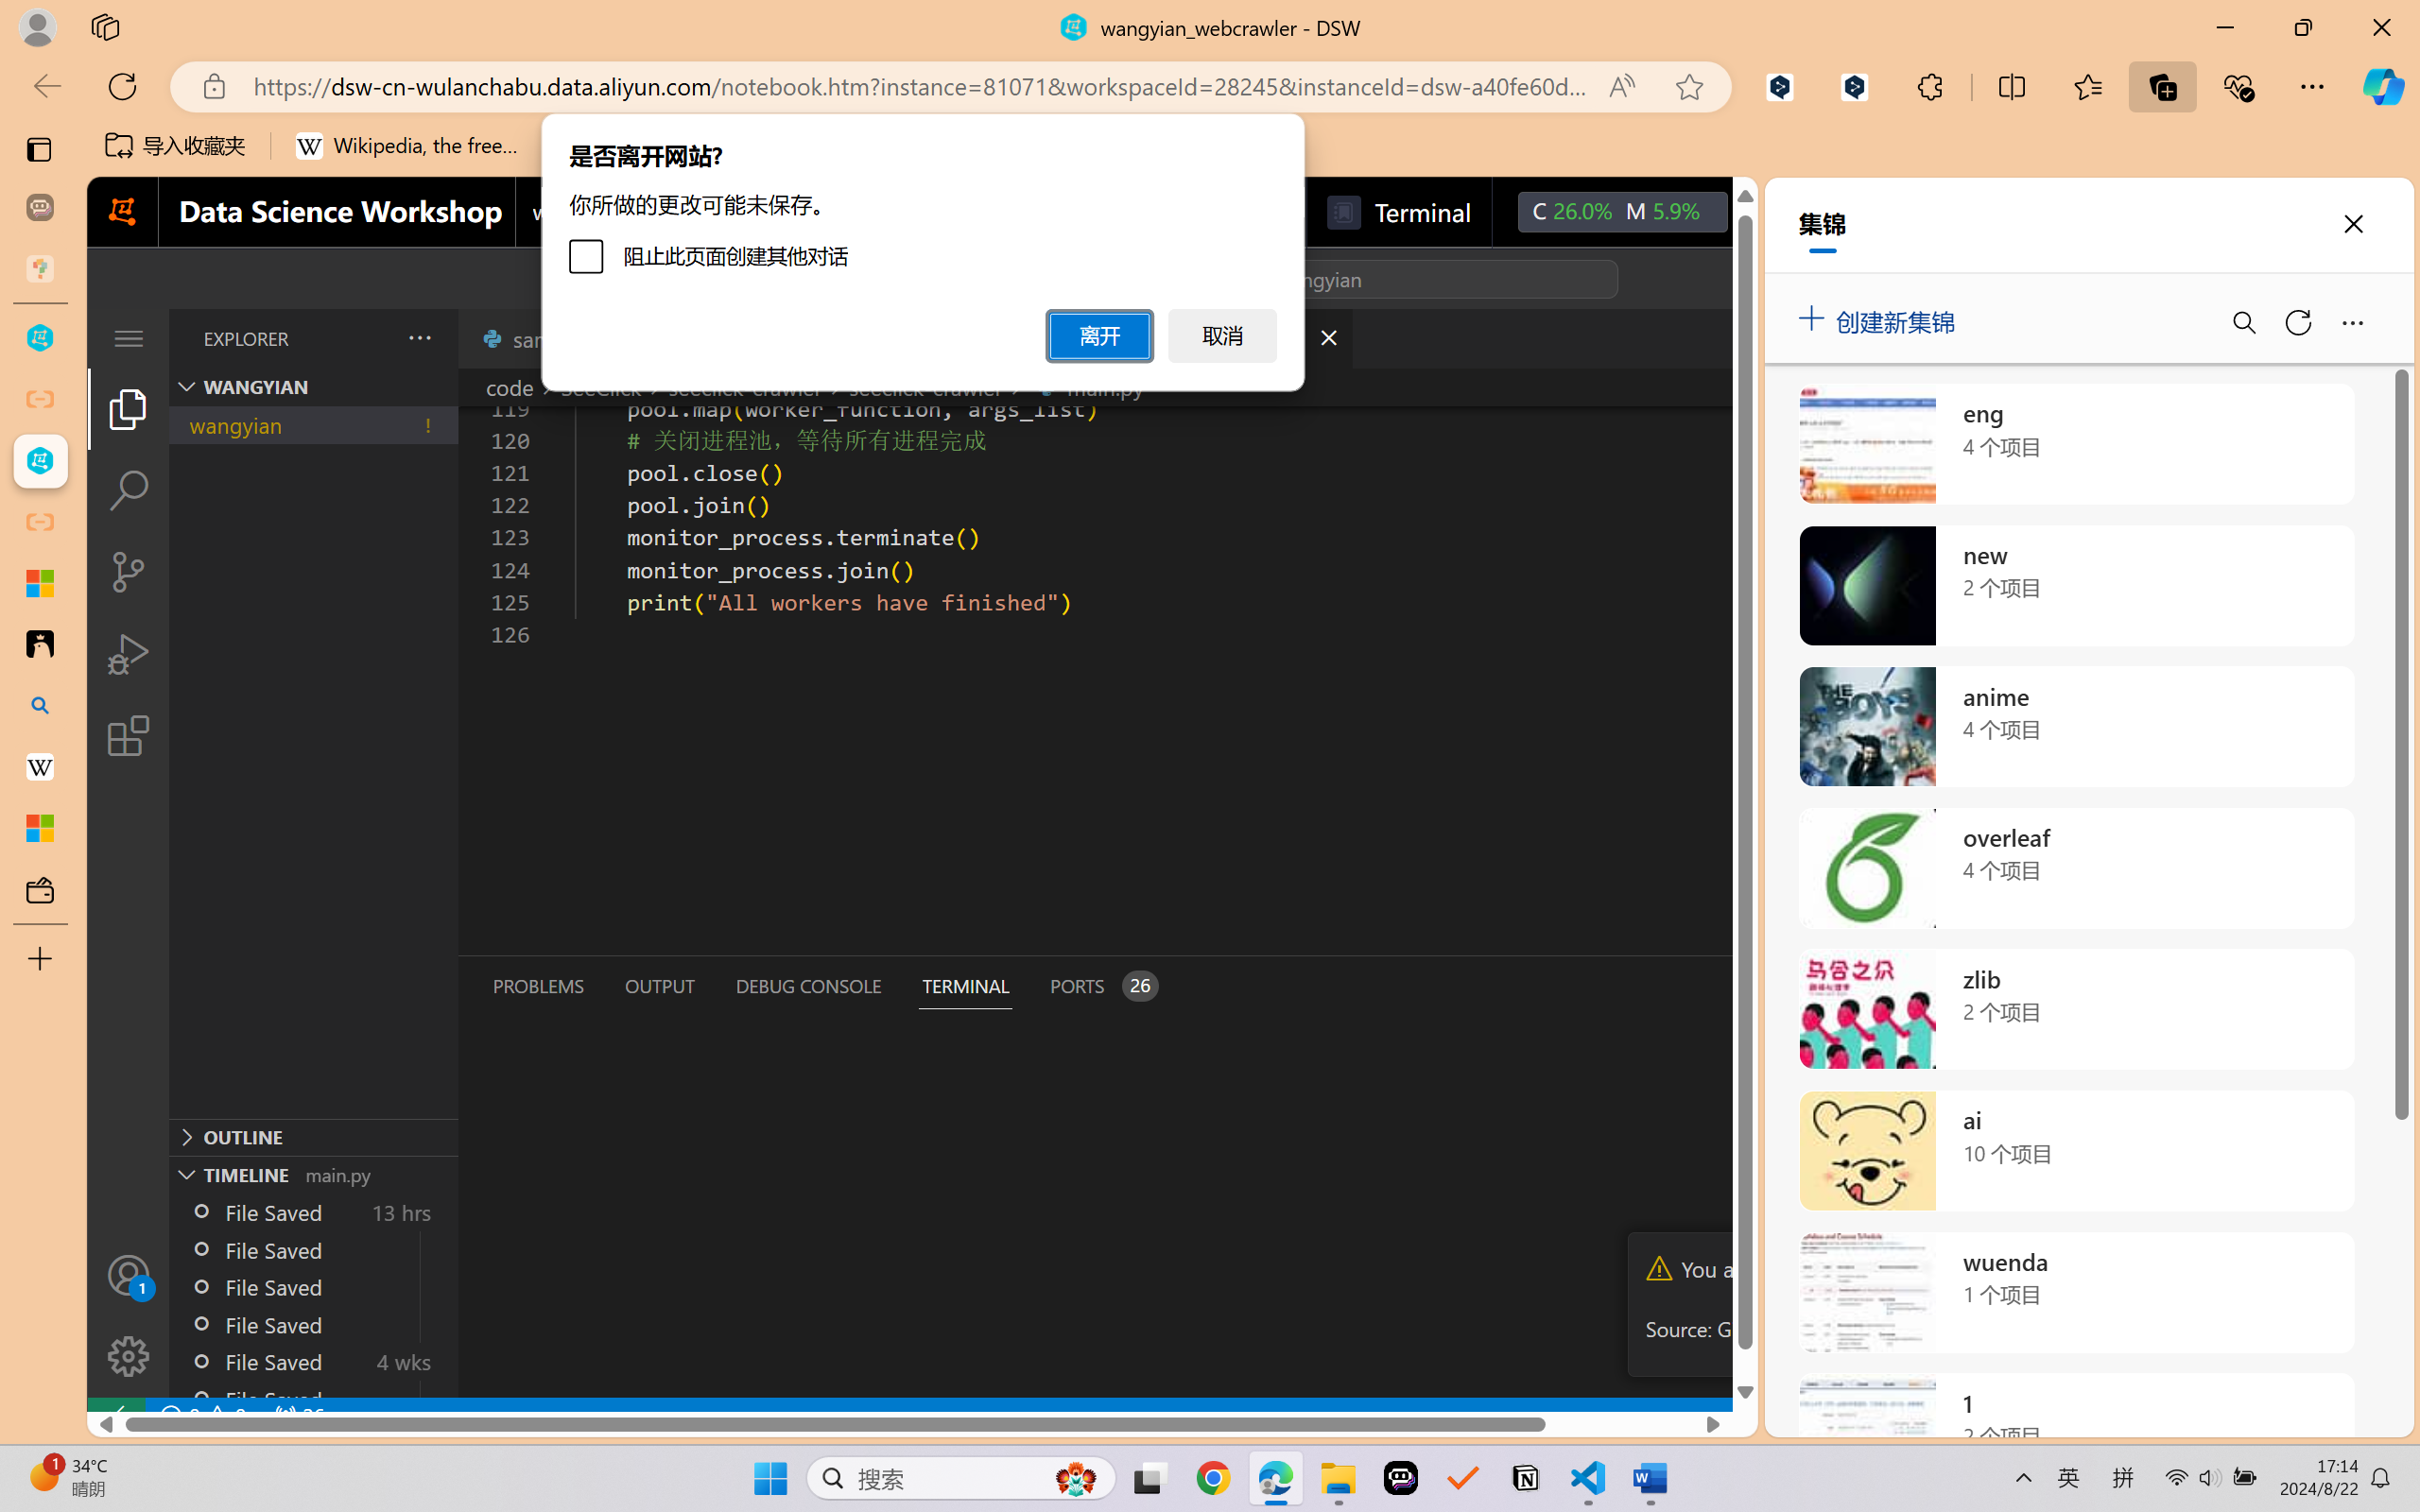 This screenshot has height=1512, width=2420. I want to click on 'Class: menubar compact overflow-menu-only', so click(127, 337).